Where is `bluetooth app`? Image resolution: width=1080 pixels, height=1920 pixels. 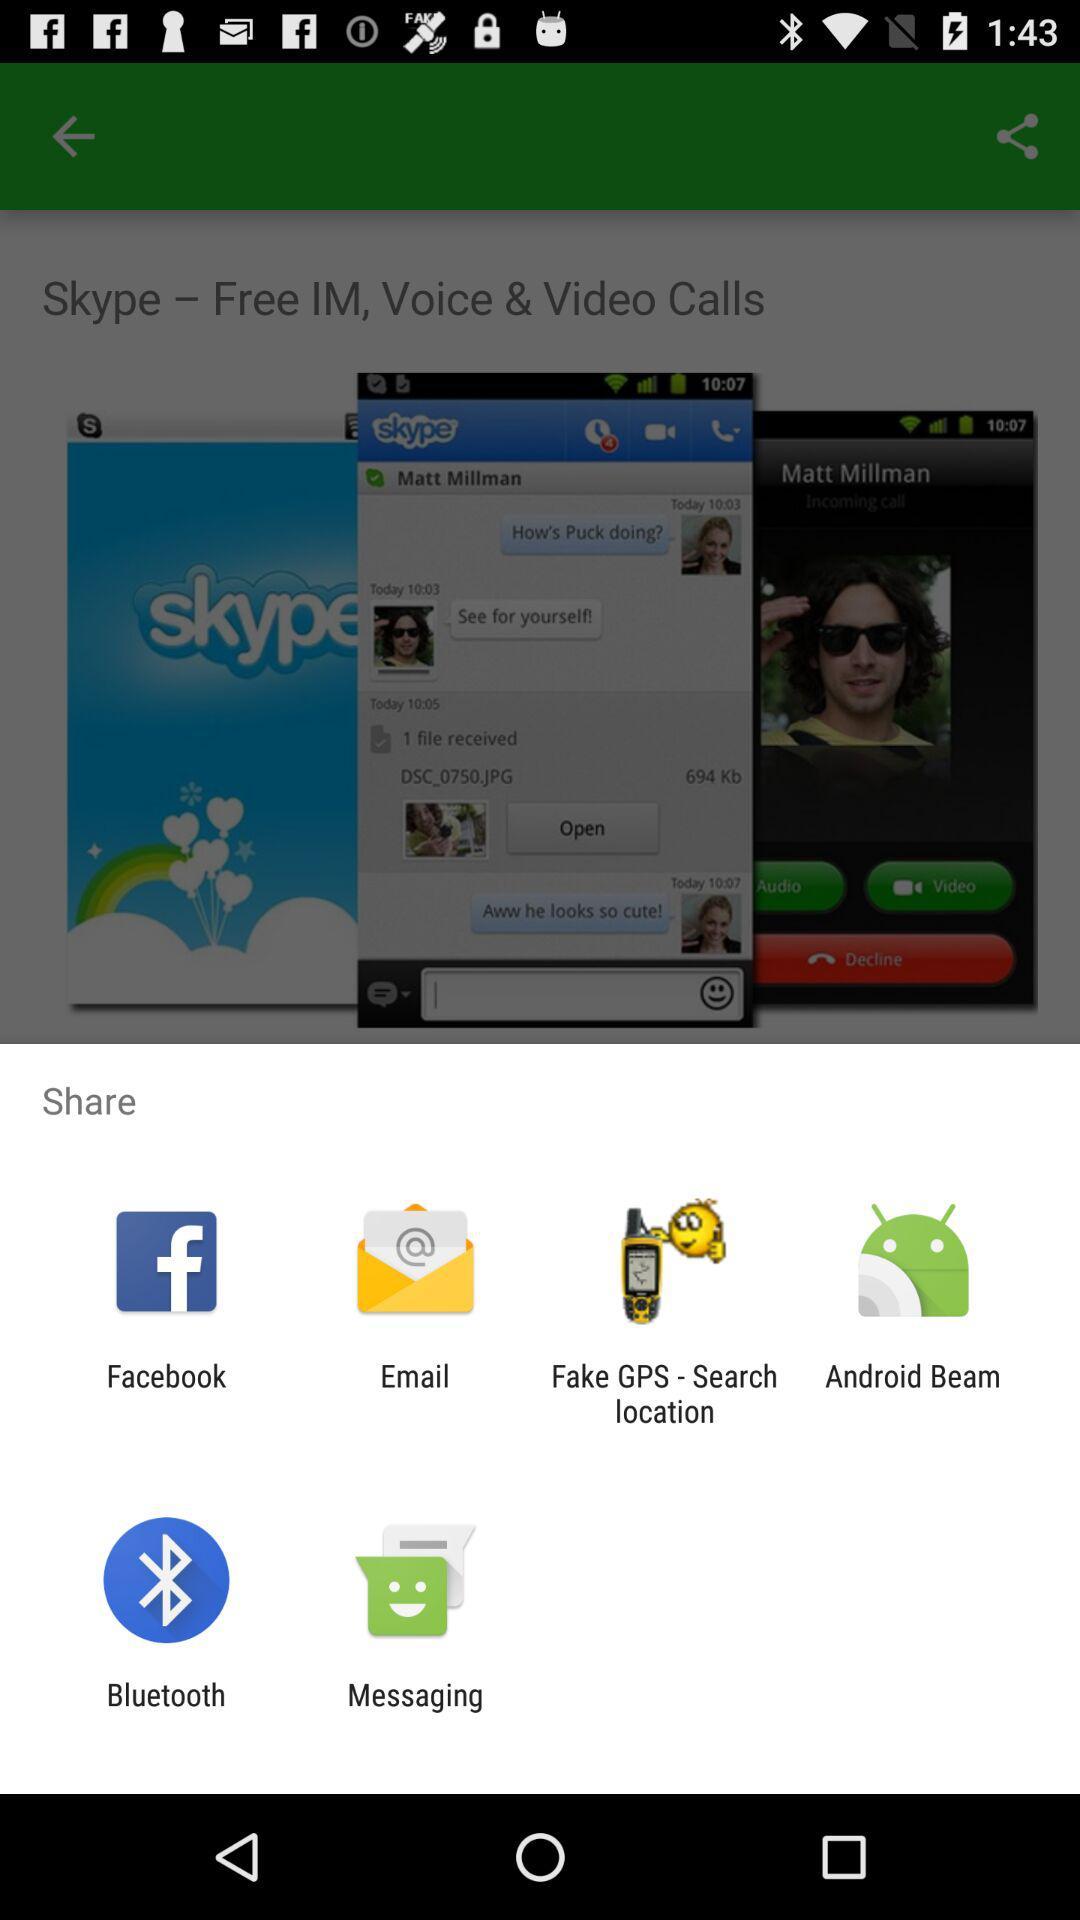
bluetooth app is located at coordinates (165, 1711).